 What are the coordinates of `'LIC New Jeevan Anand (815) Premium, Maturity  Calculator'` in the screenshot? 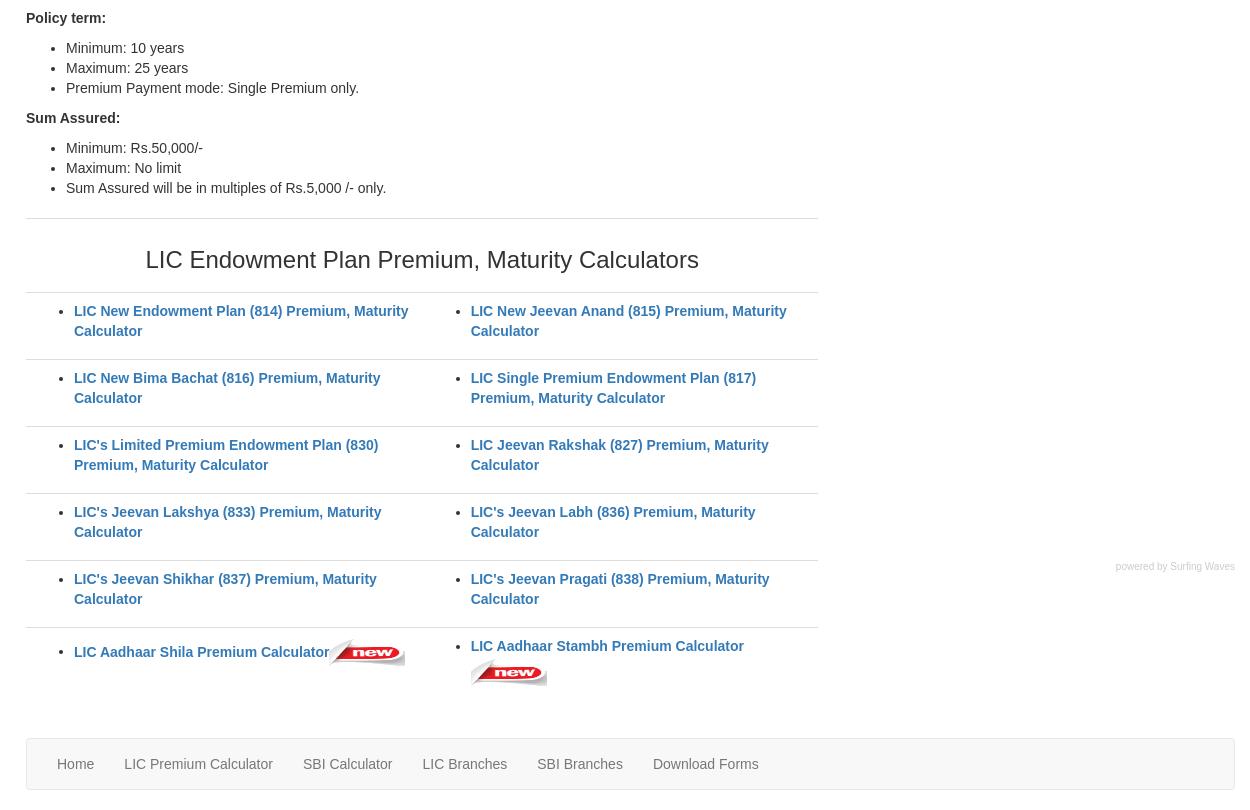 It's located at (469, 319).